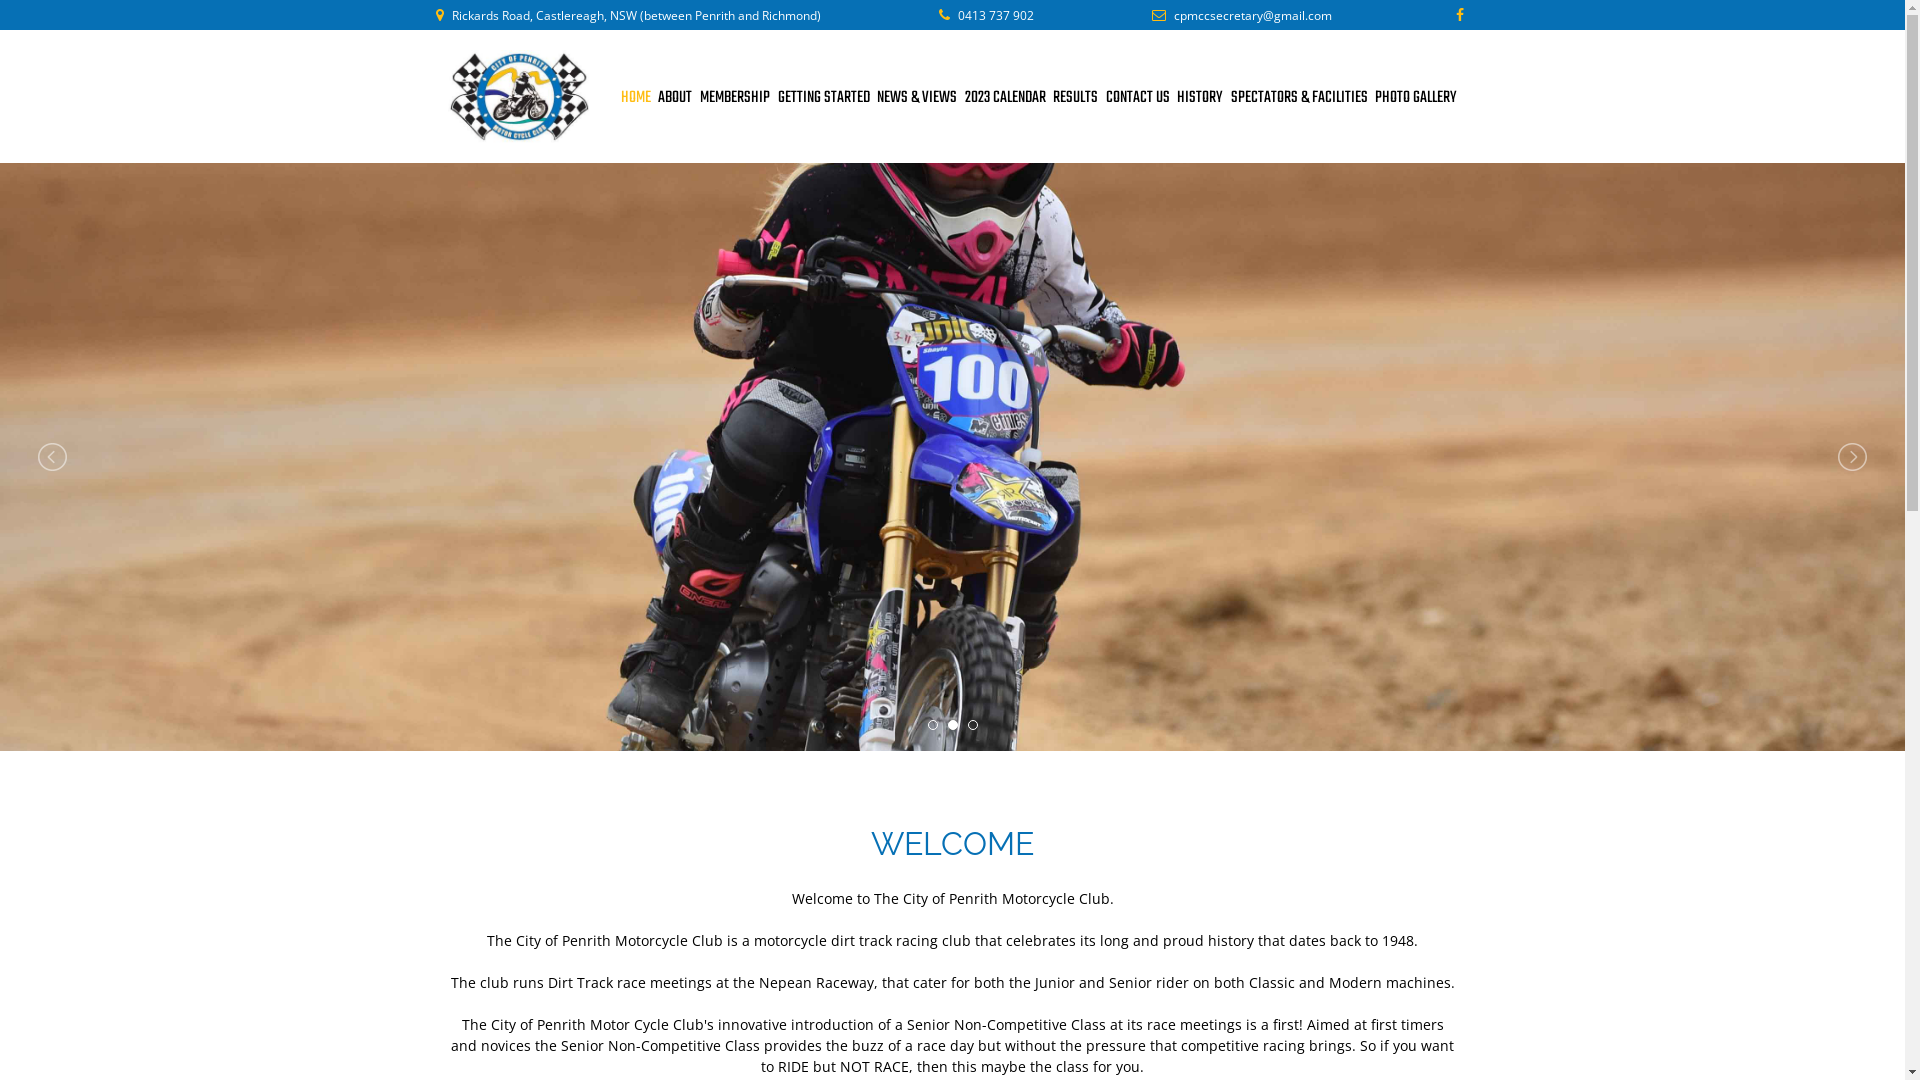  Describe the element at coordinates (952, 725) in the screenshot. I see `'2'` at that location.